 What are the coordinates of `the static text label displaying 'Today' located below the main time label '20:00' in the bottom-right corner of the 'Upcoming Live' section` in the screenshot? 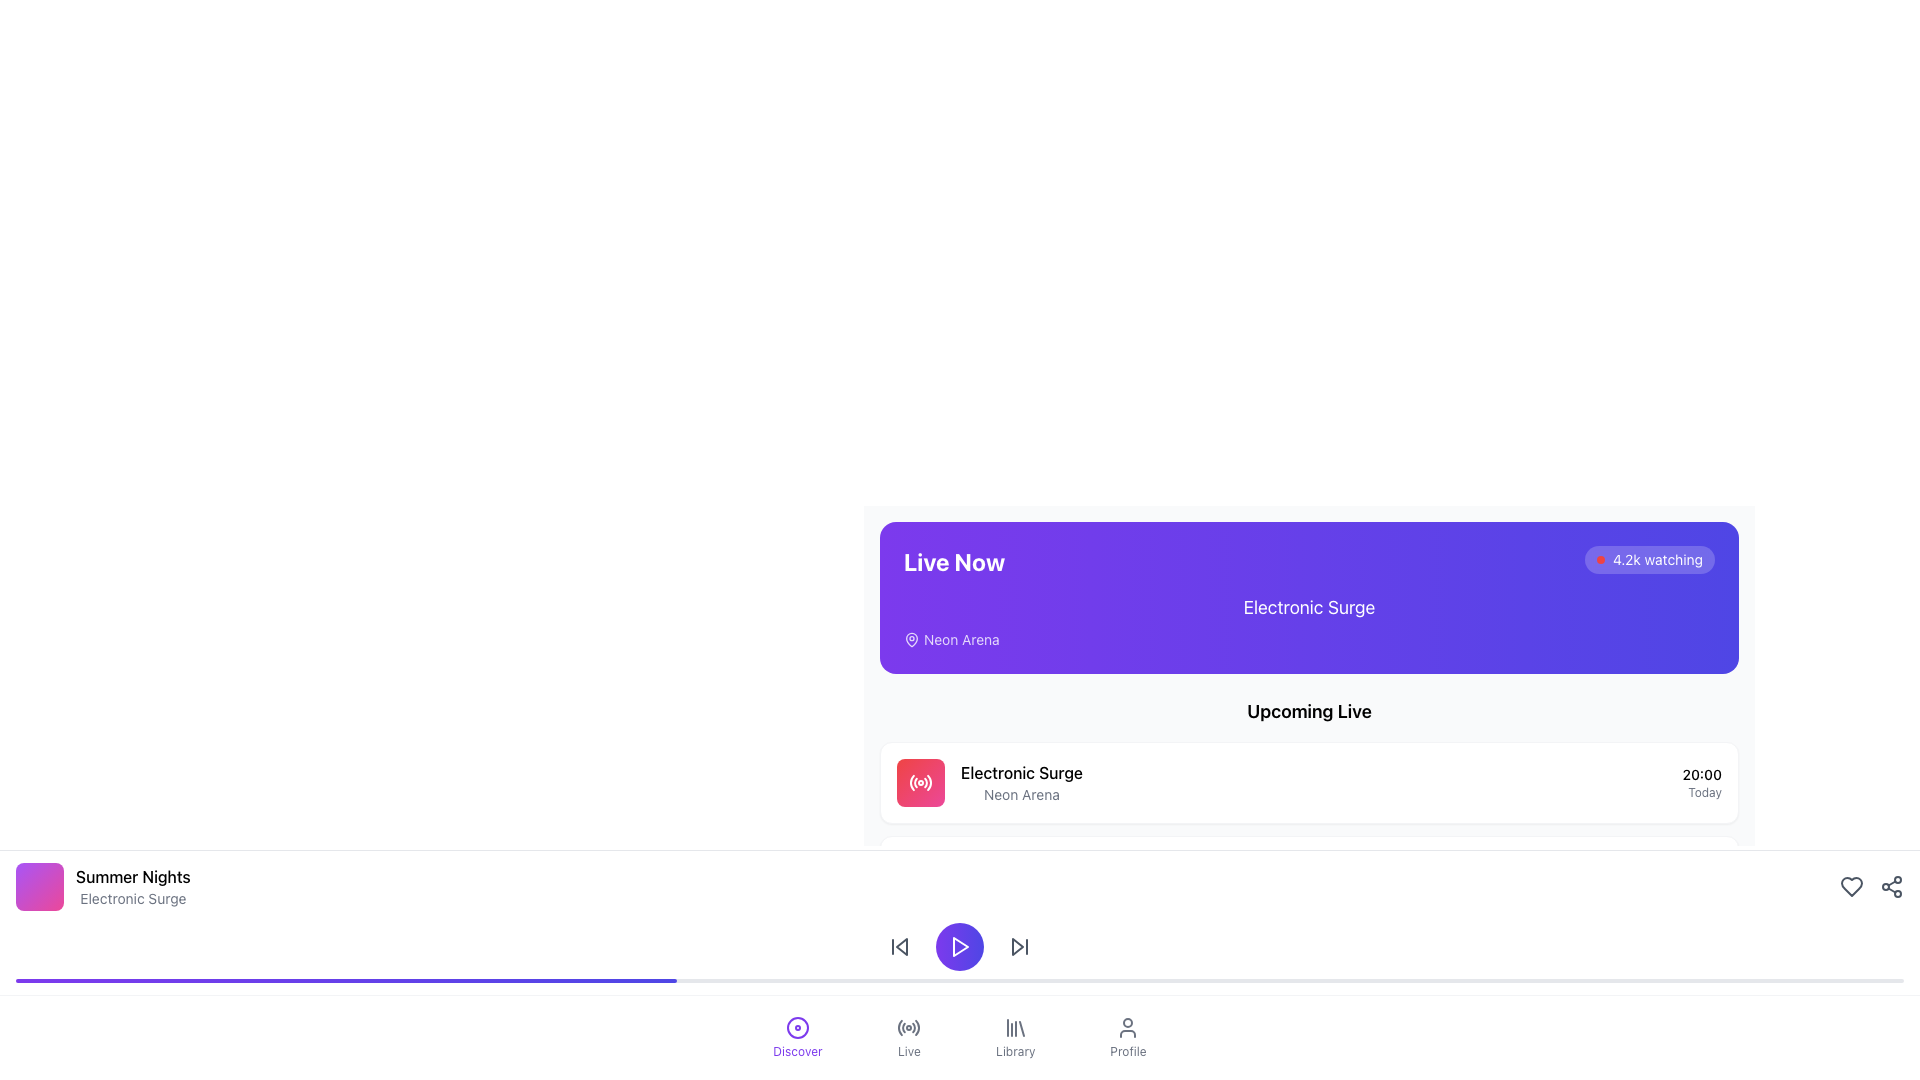 It's located at (1701, 792).